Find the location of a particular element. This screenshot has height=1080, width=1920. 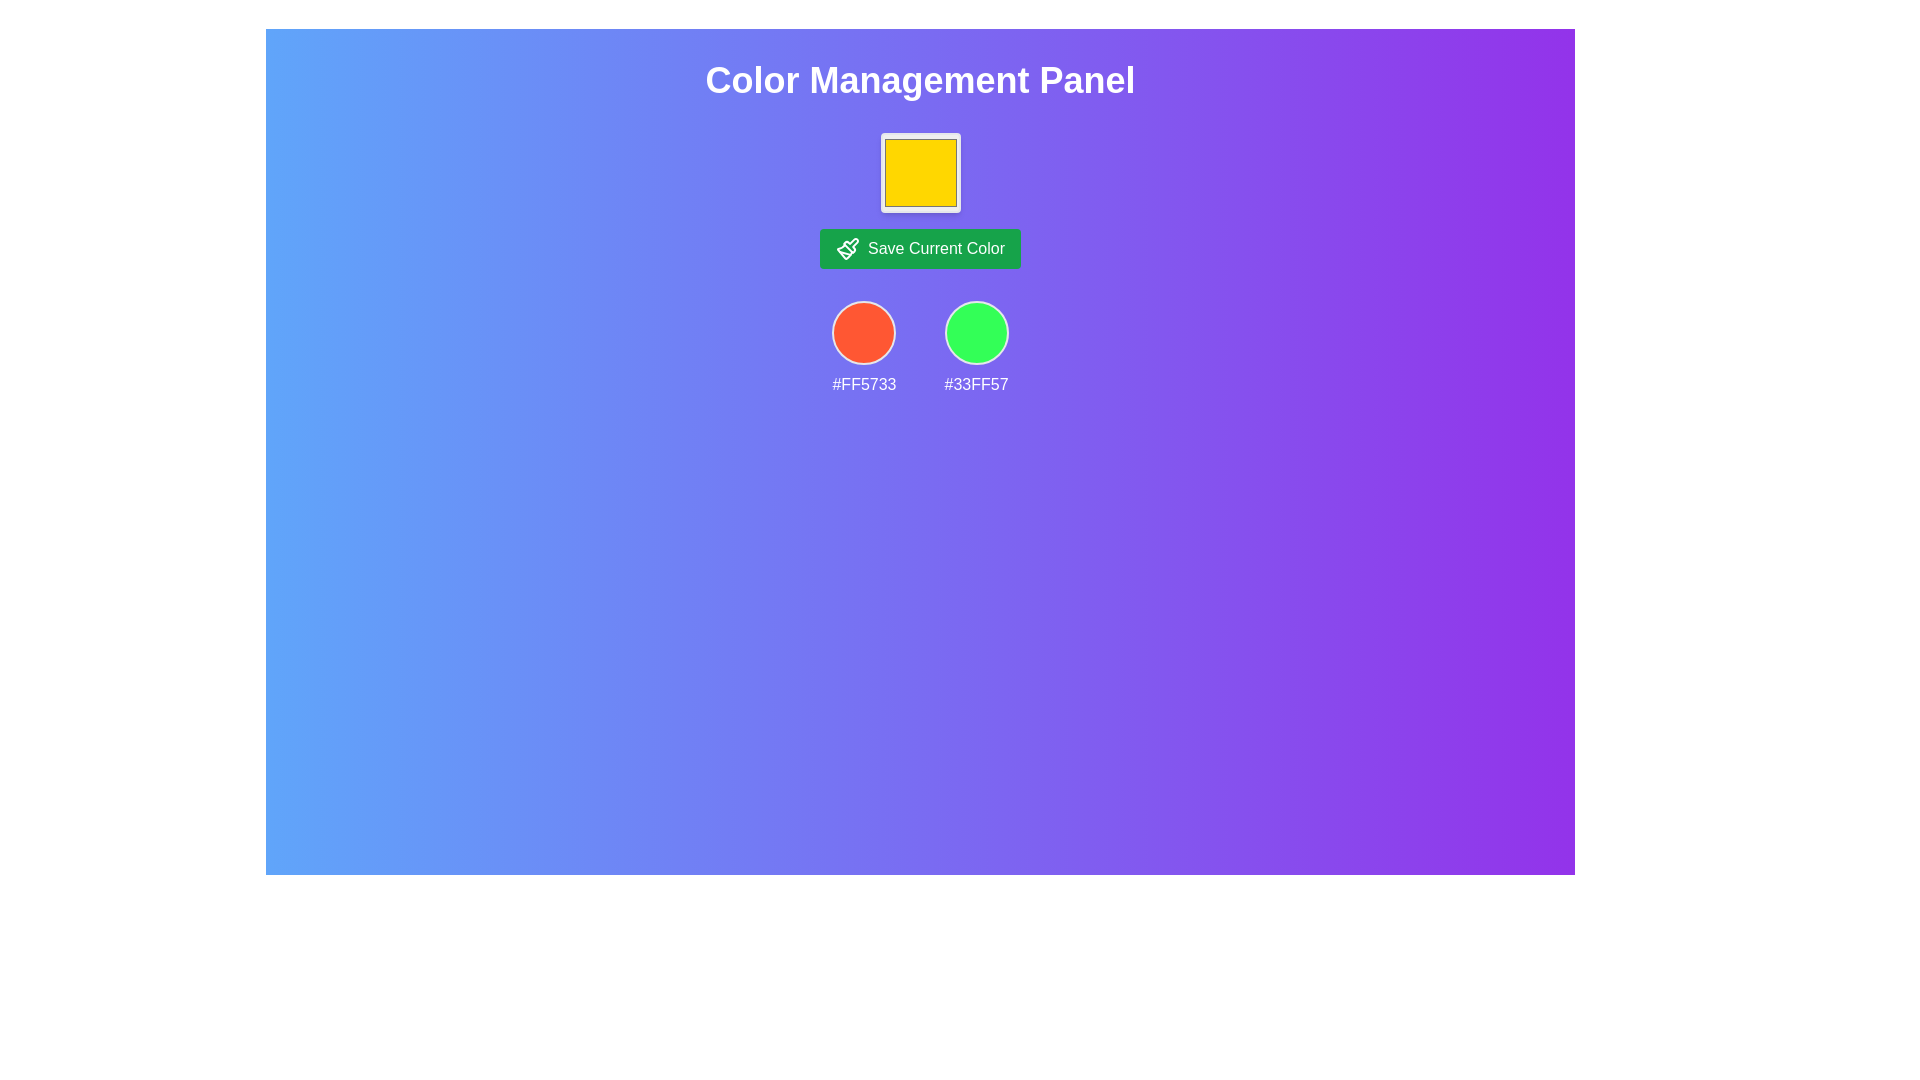

the icon representing the 'Save Current Color' functionality, located to the left of the button labeled 'Save Current Color' is located at coordinates (848, 248).